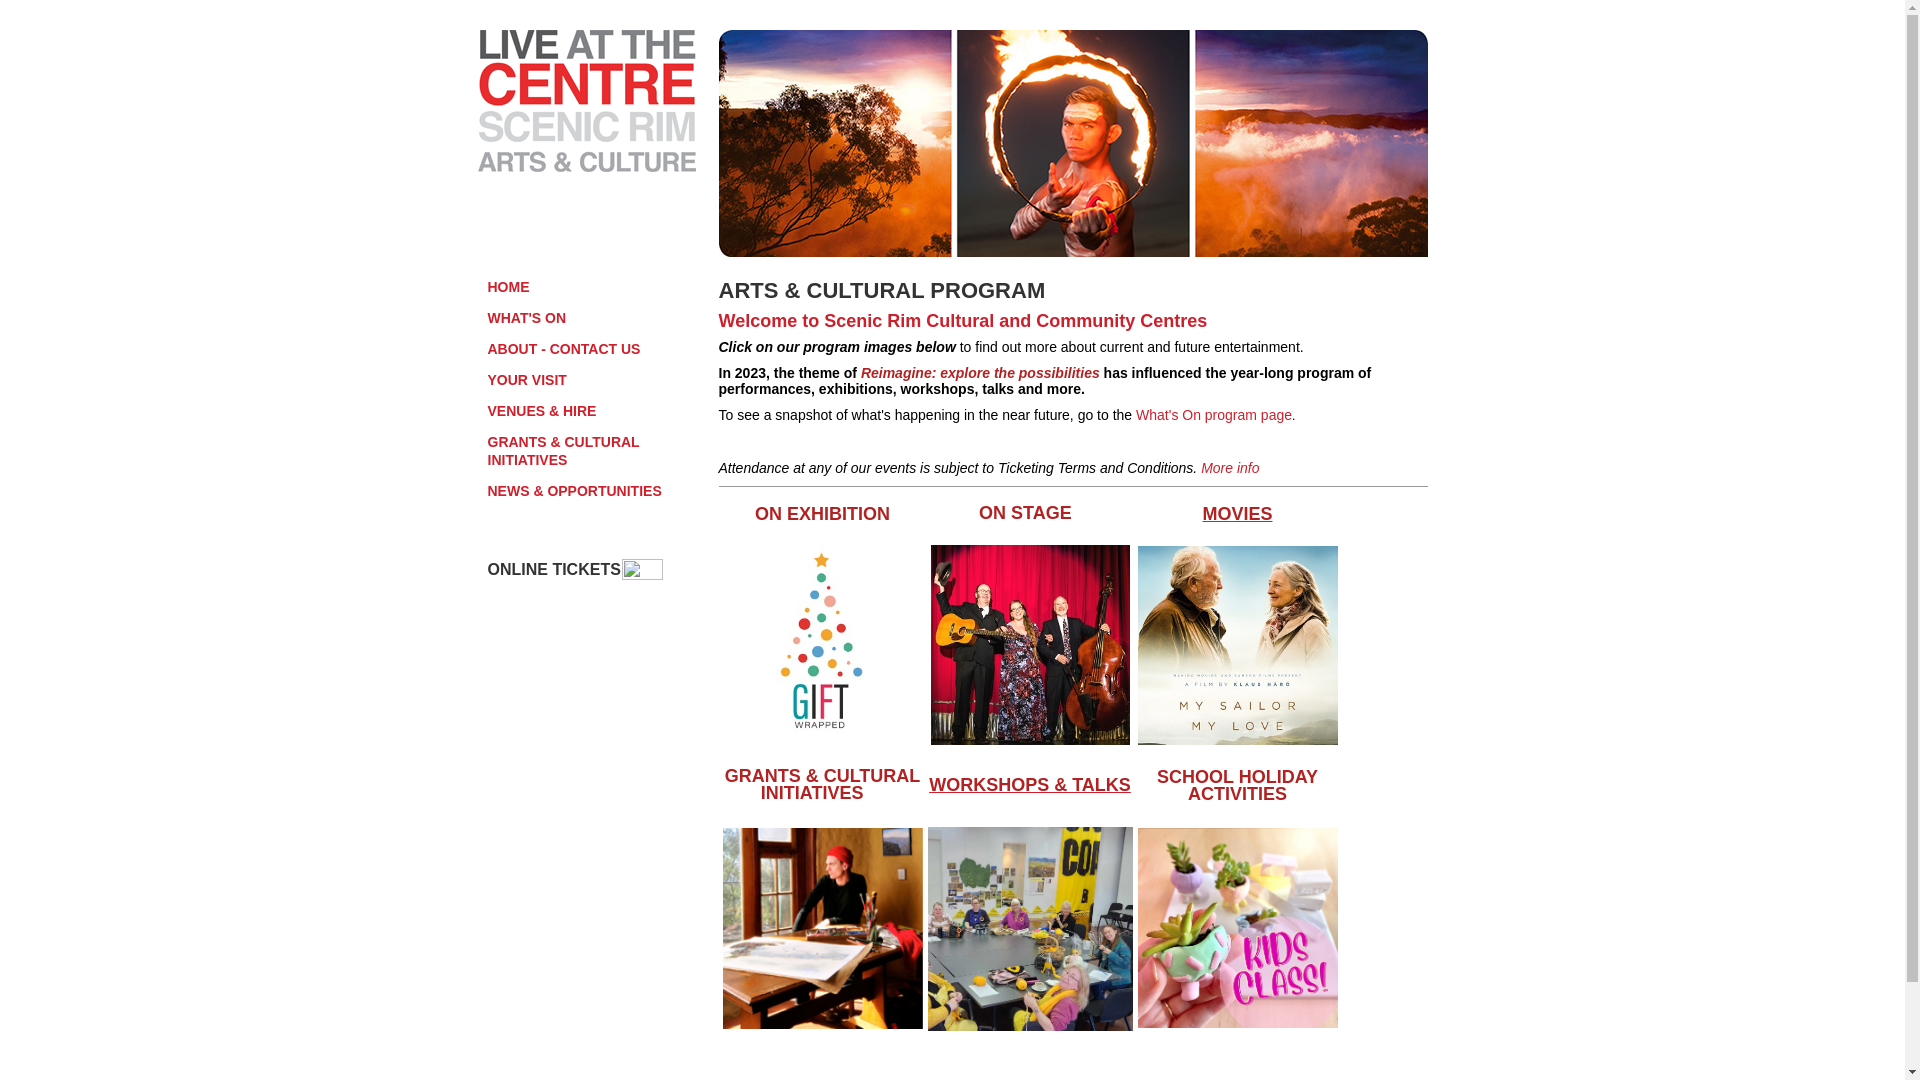  I want to click on 'MOVIES', so click(1236, 515).